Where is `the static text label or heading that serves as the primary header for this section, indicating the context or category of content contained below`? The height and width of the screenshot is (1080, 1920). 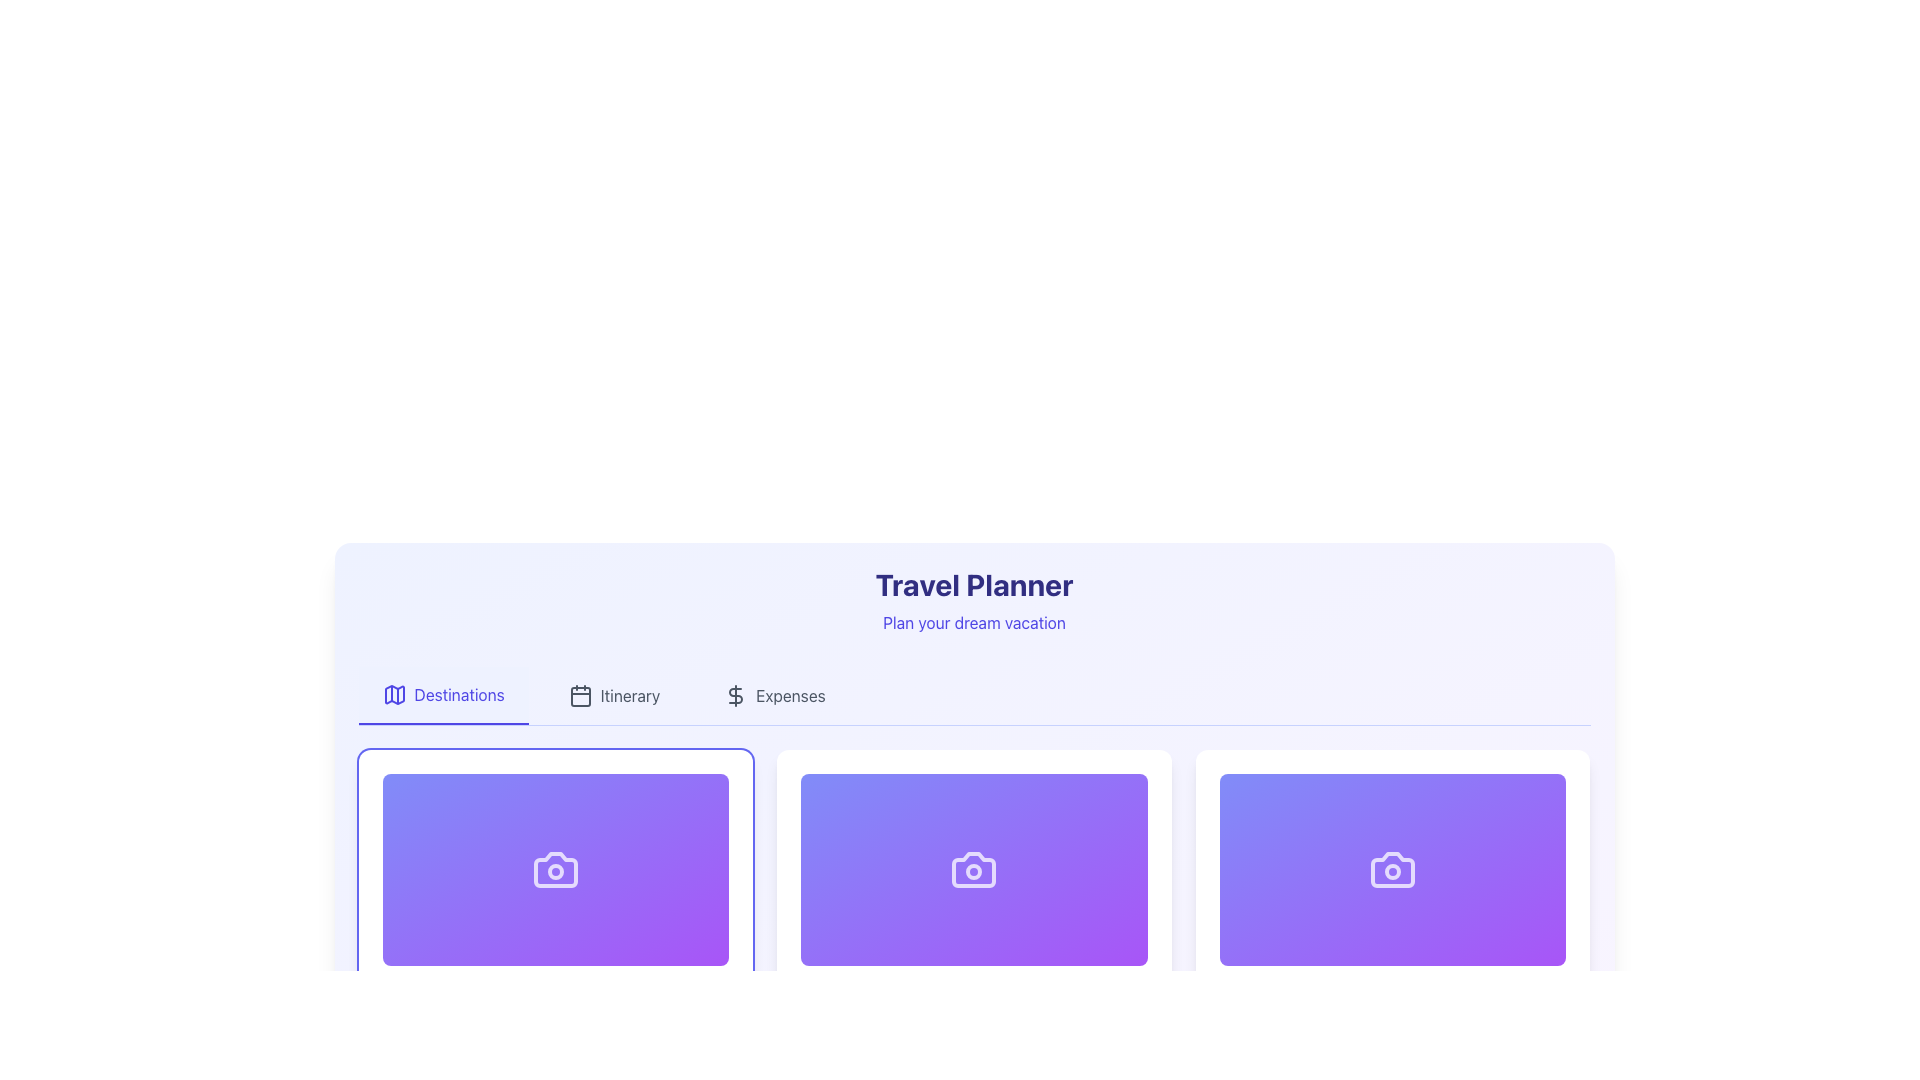
the static text label or heading that serves as the primary header for this section, indicating the context or category of content contained below is located at coordinates (974, 585).